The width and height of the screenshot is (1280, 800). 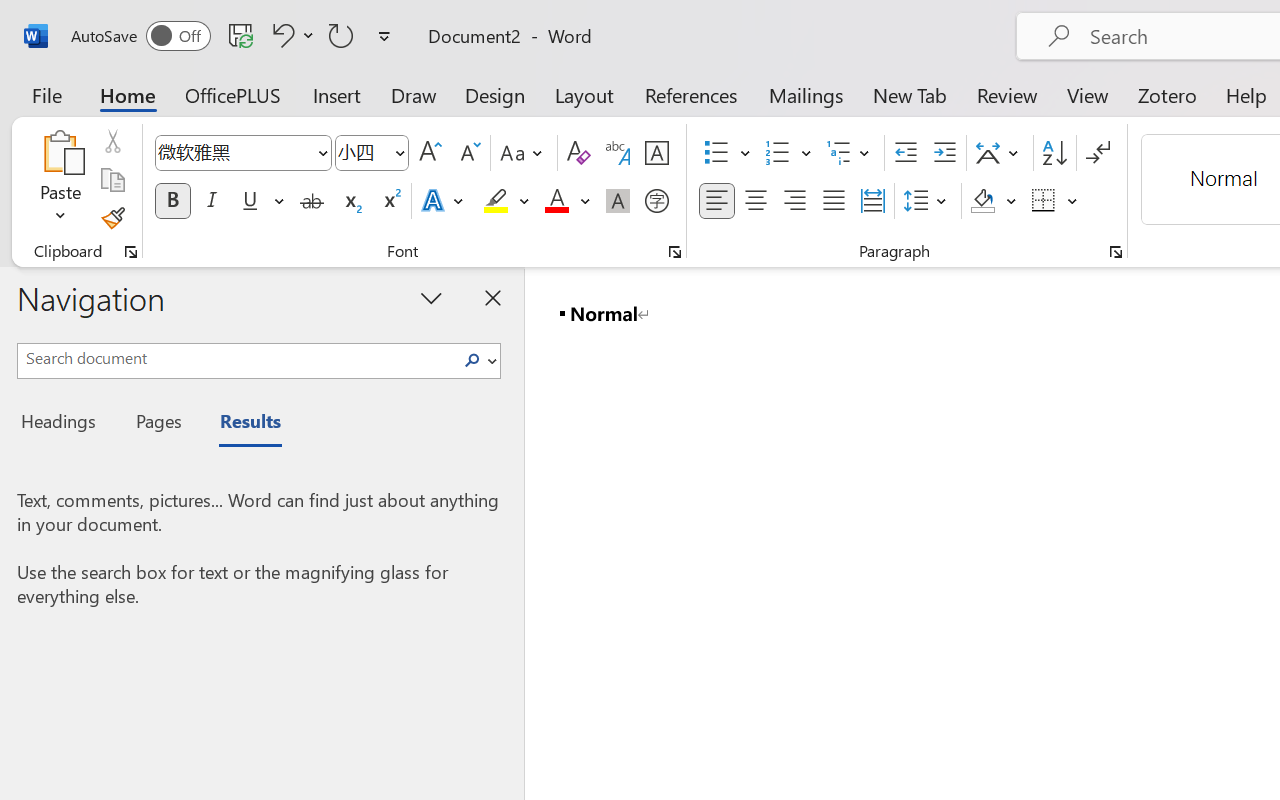 What do you see at coordinates (905, 153) in the screenshot?
I see `'Decrease Indent'` at bounding box center [905, 153].